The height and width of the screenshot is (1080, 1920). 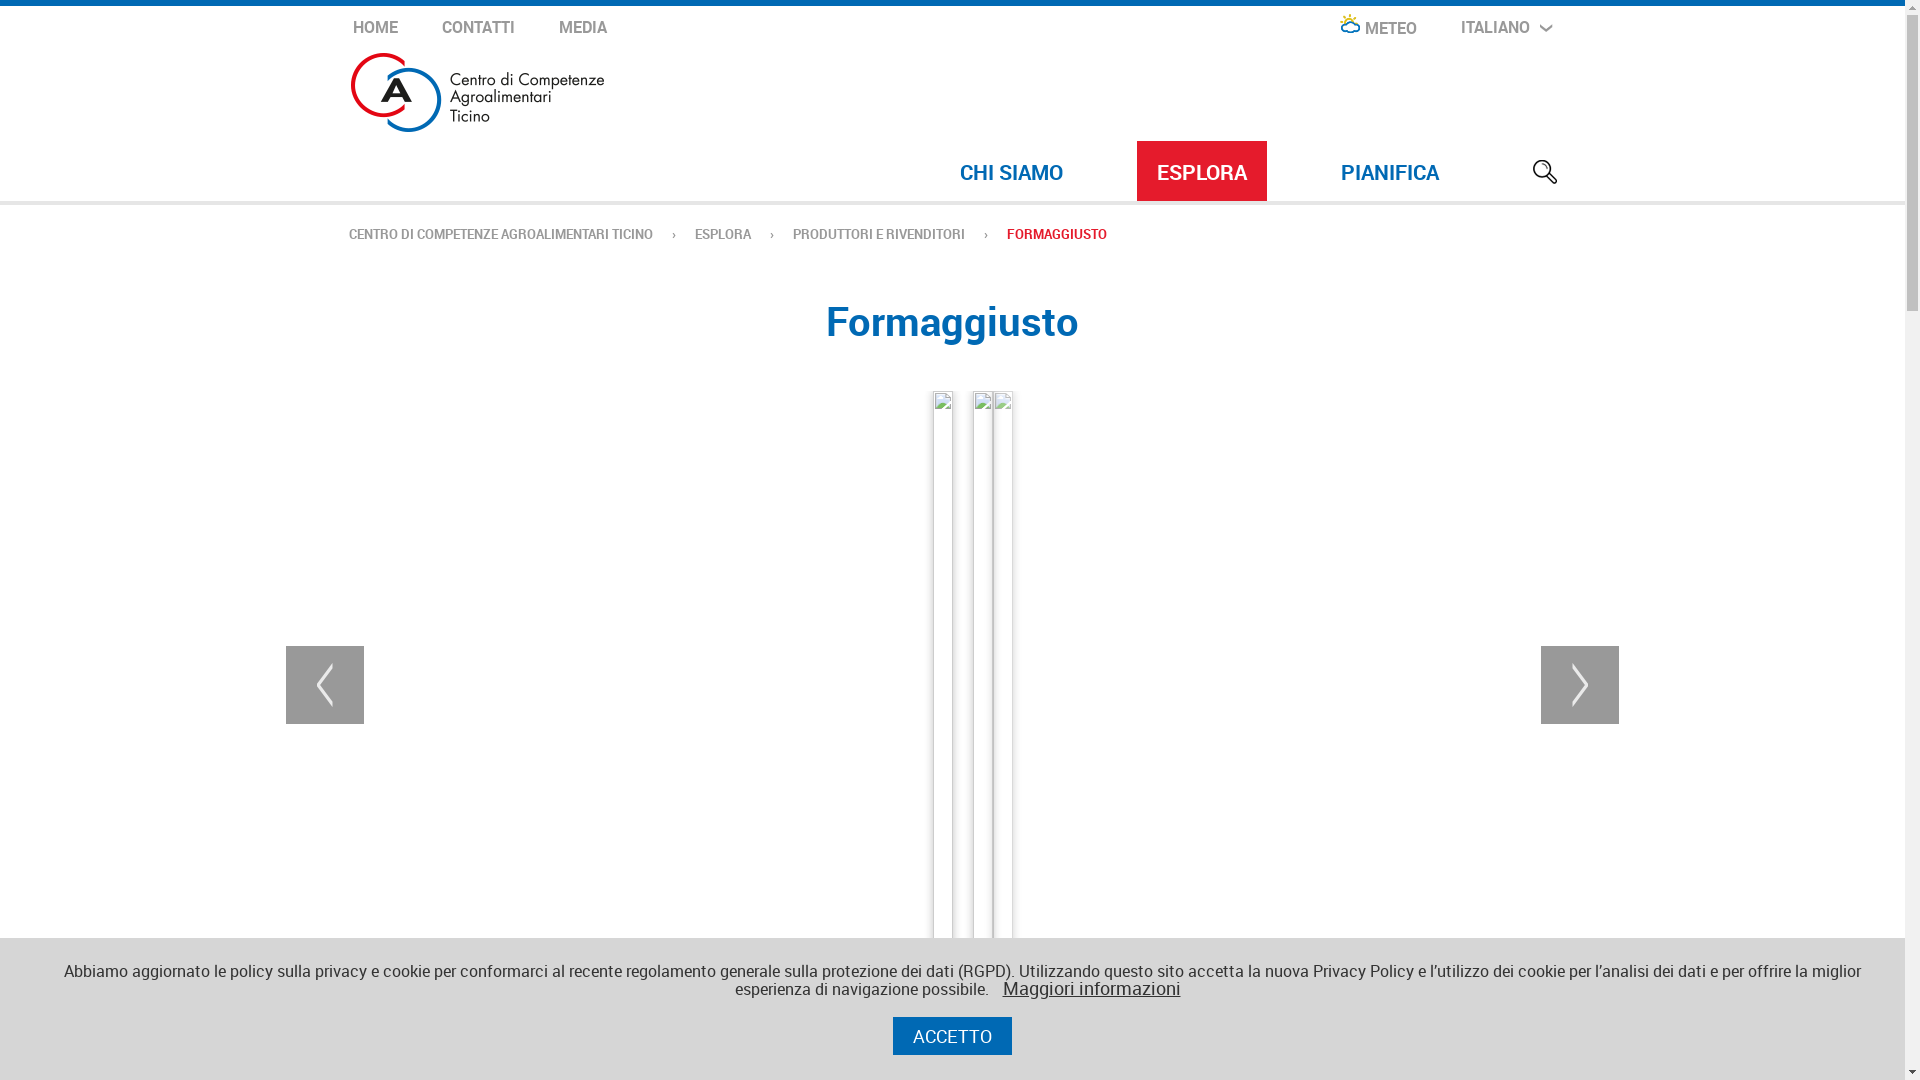 I want to click on 'next', so click(x=1578, y=684).